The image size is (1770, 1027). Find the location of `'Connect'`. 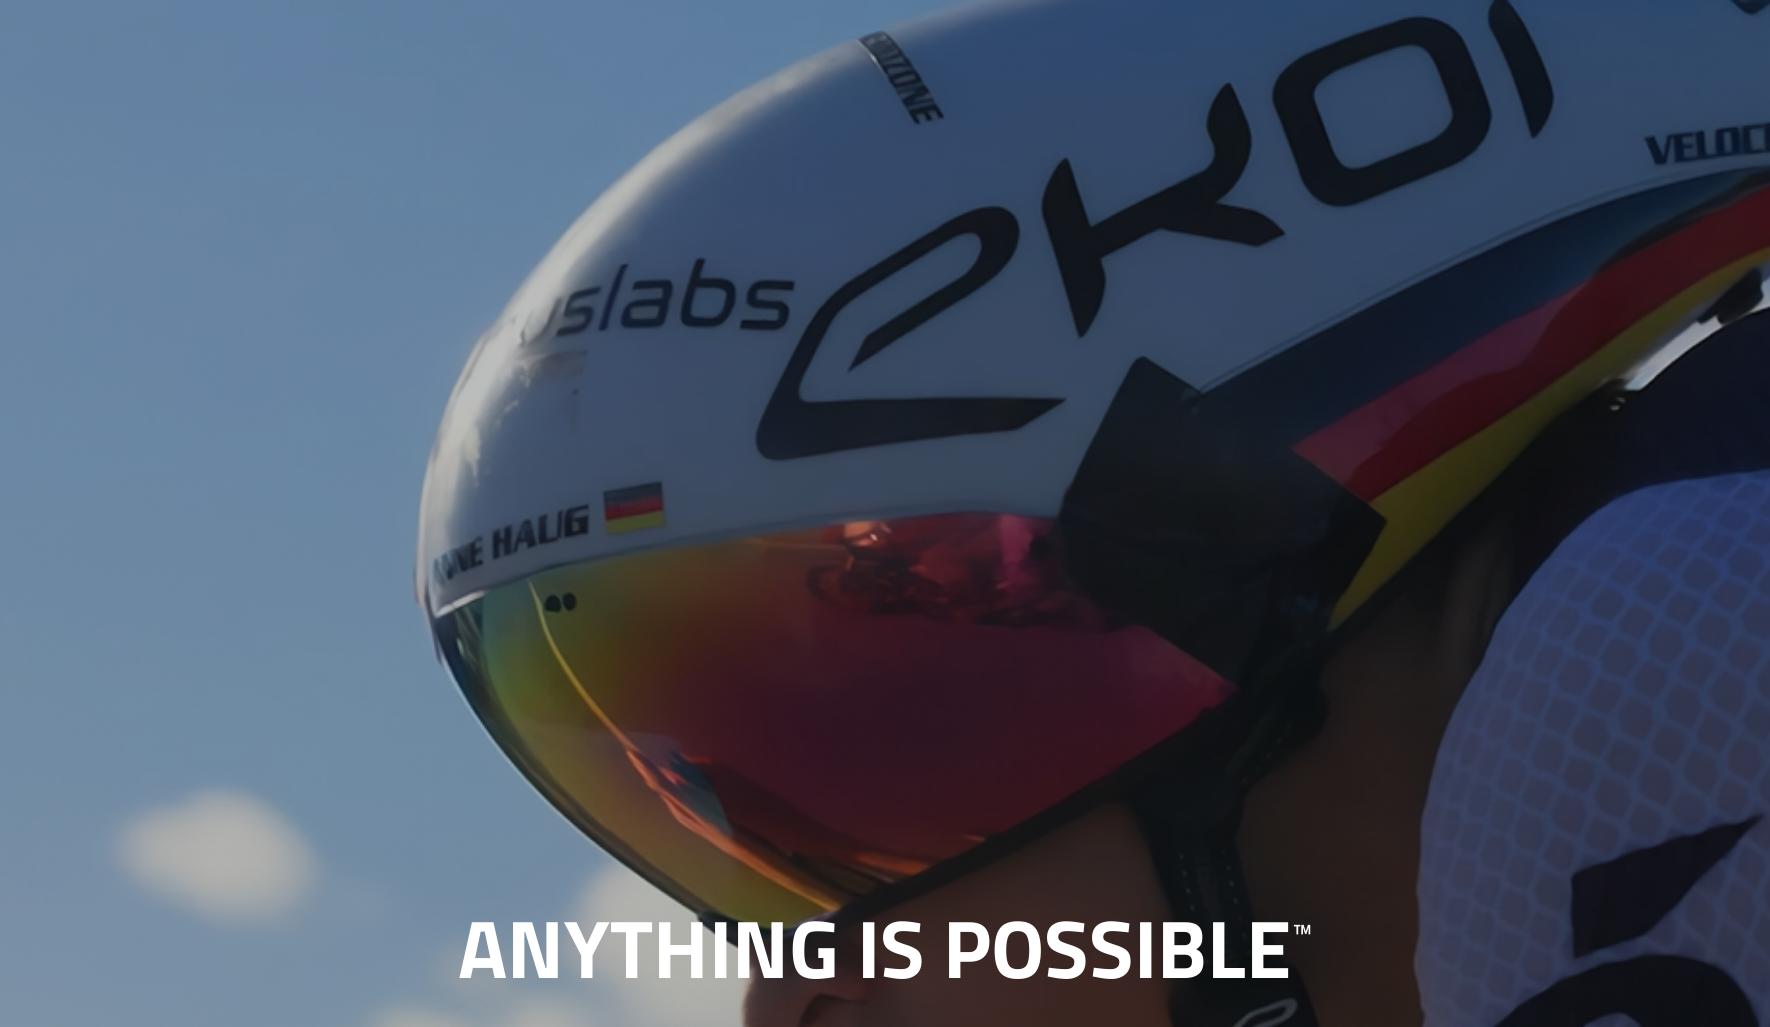

'Connect' is located at coordinates (1117, 49).